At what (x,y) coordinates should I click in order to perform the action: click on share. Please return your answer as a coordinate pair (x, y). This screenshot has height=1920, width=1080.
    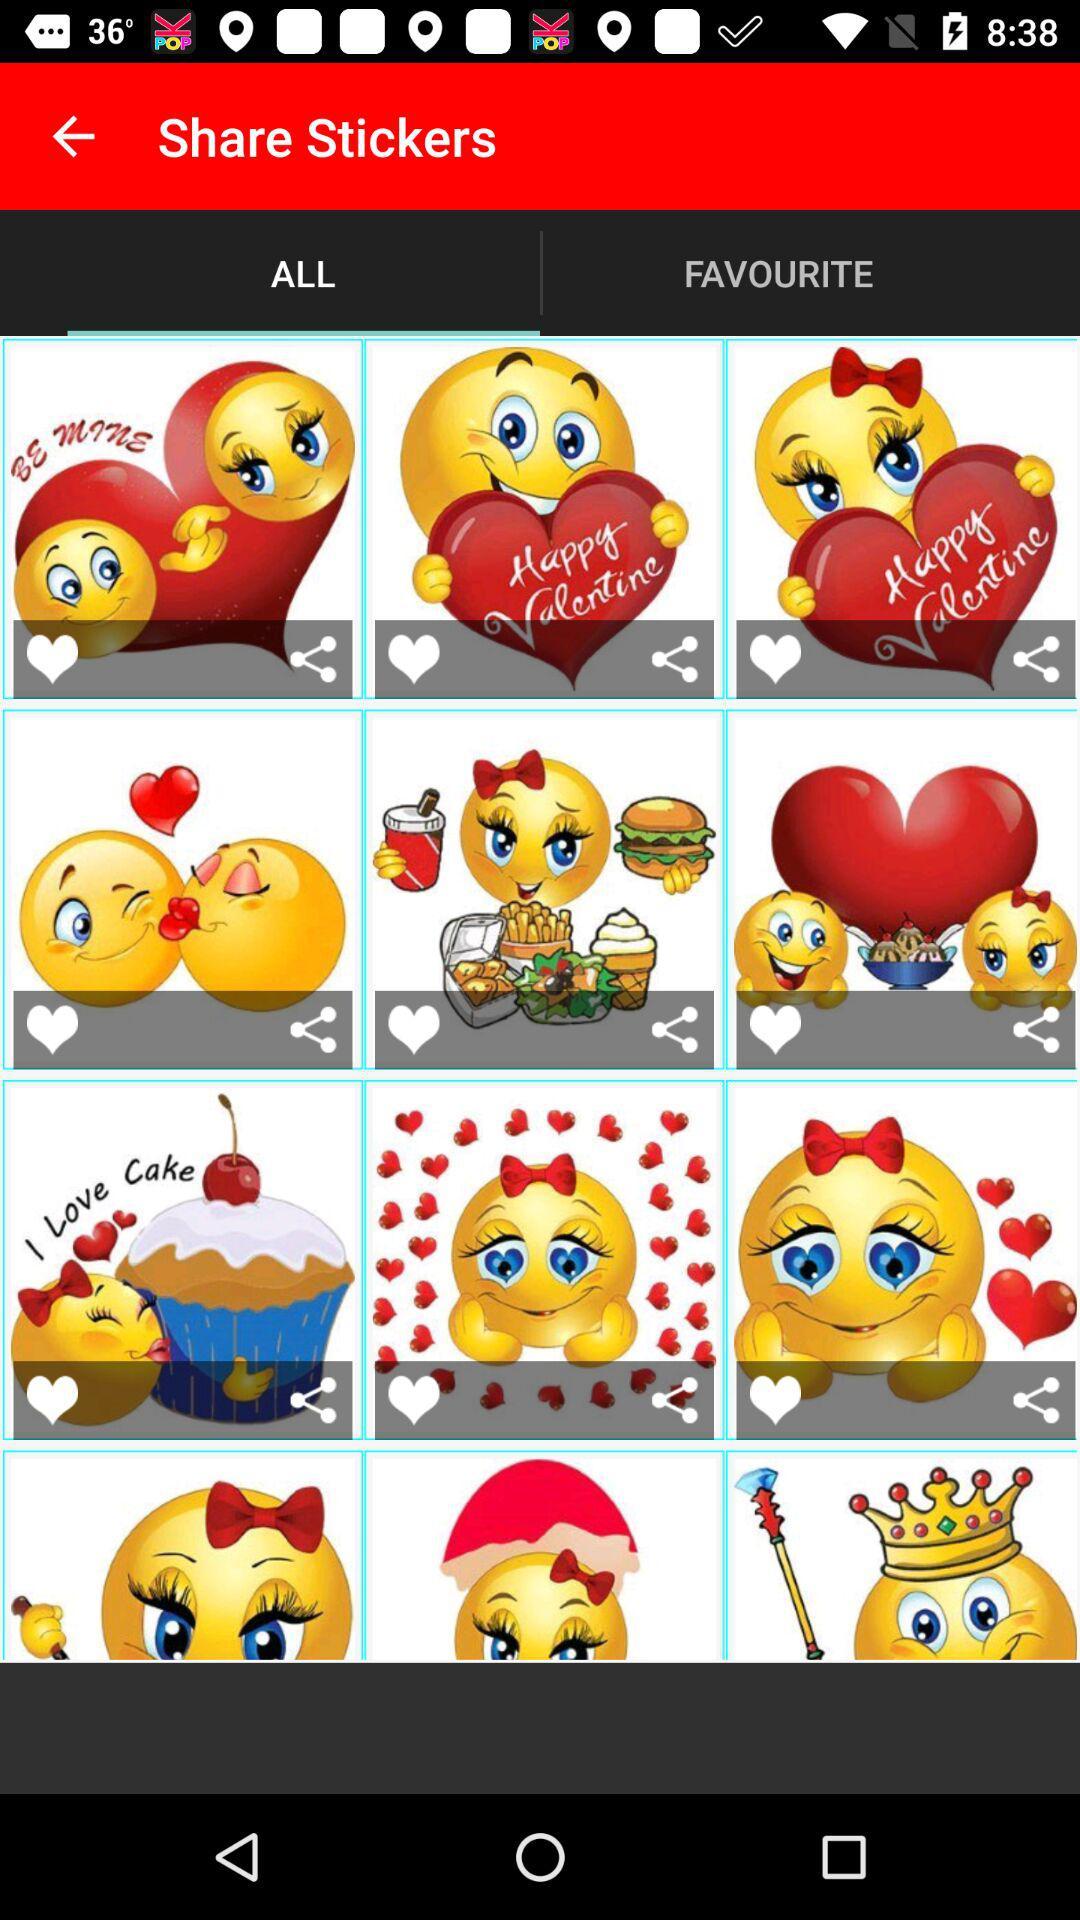
    Looking at the image, I should click on (675, 1399).